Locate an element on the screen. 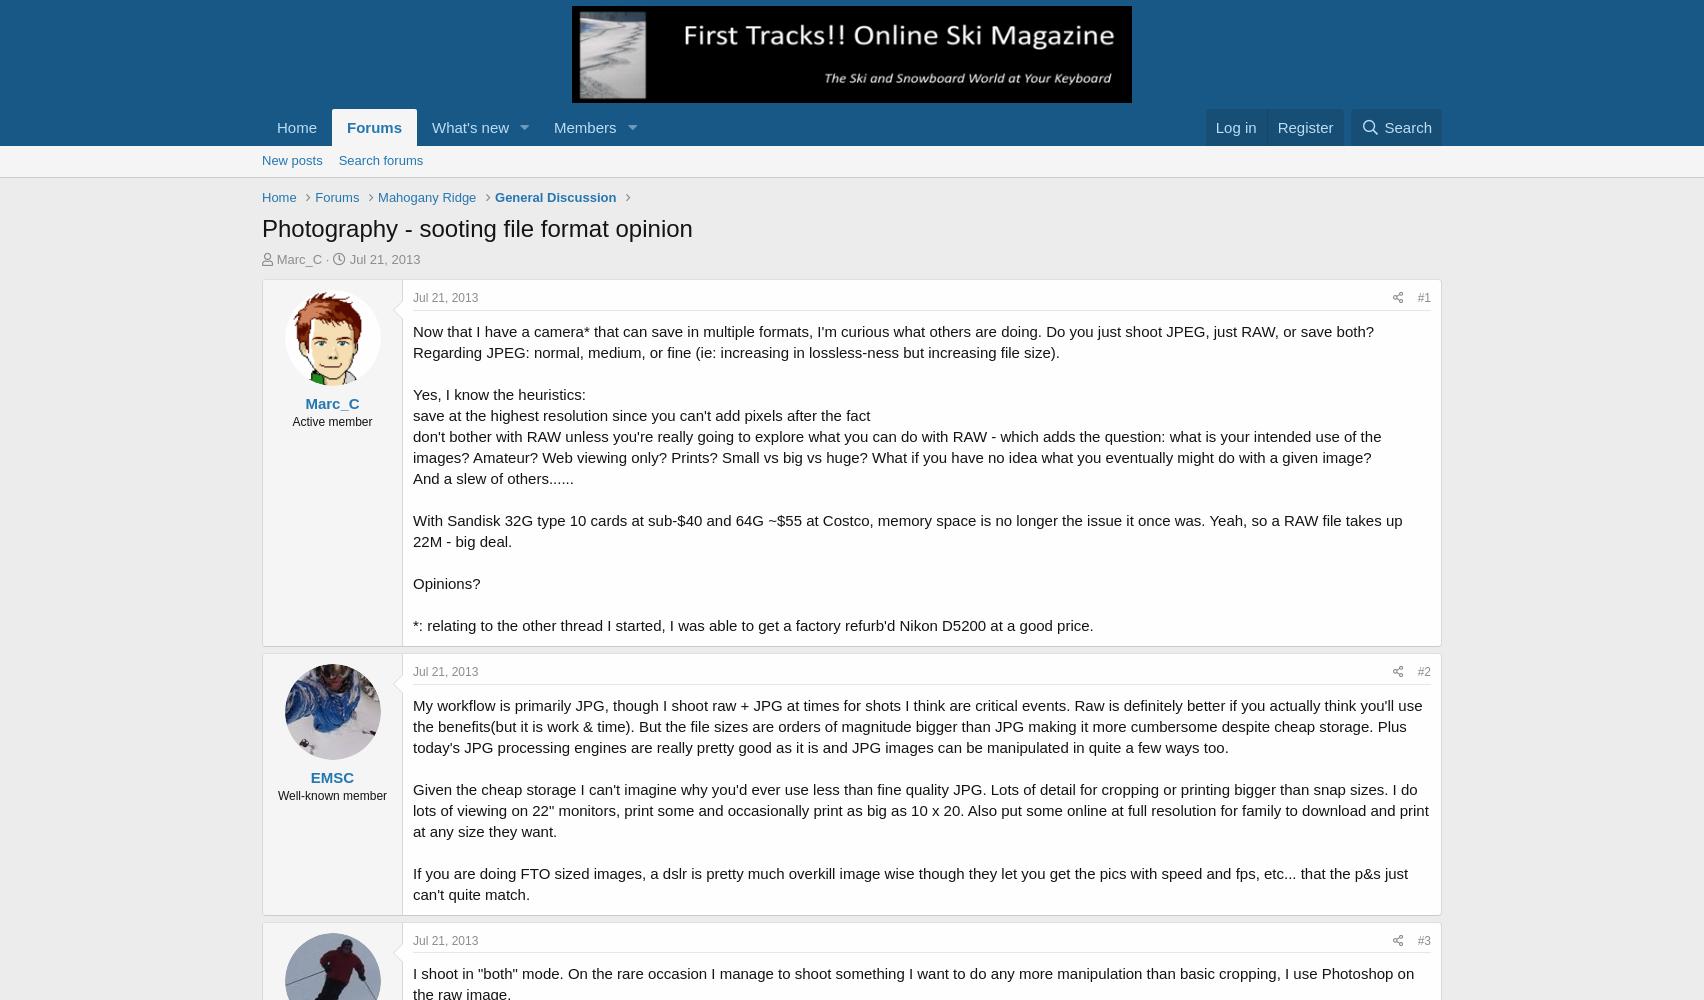 This screenshot has width=1704, height=1000. '*: relating to the other thread I started, I was able to get a factory refurb'd Nikon D5200 at a good price.' is located at coordinates (751, 623).